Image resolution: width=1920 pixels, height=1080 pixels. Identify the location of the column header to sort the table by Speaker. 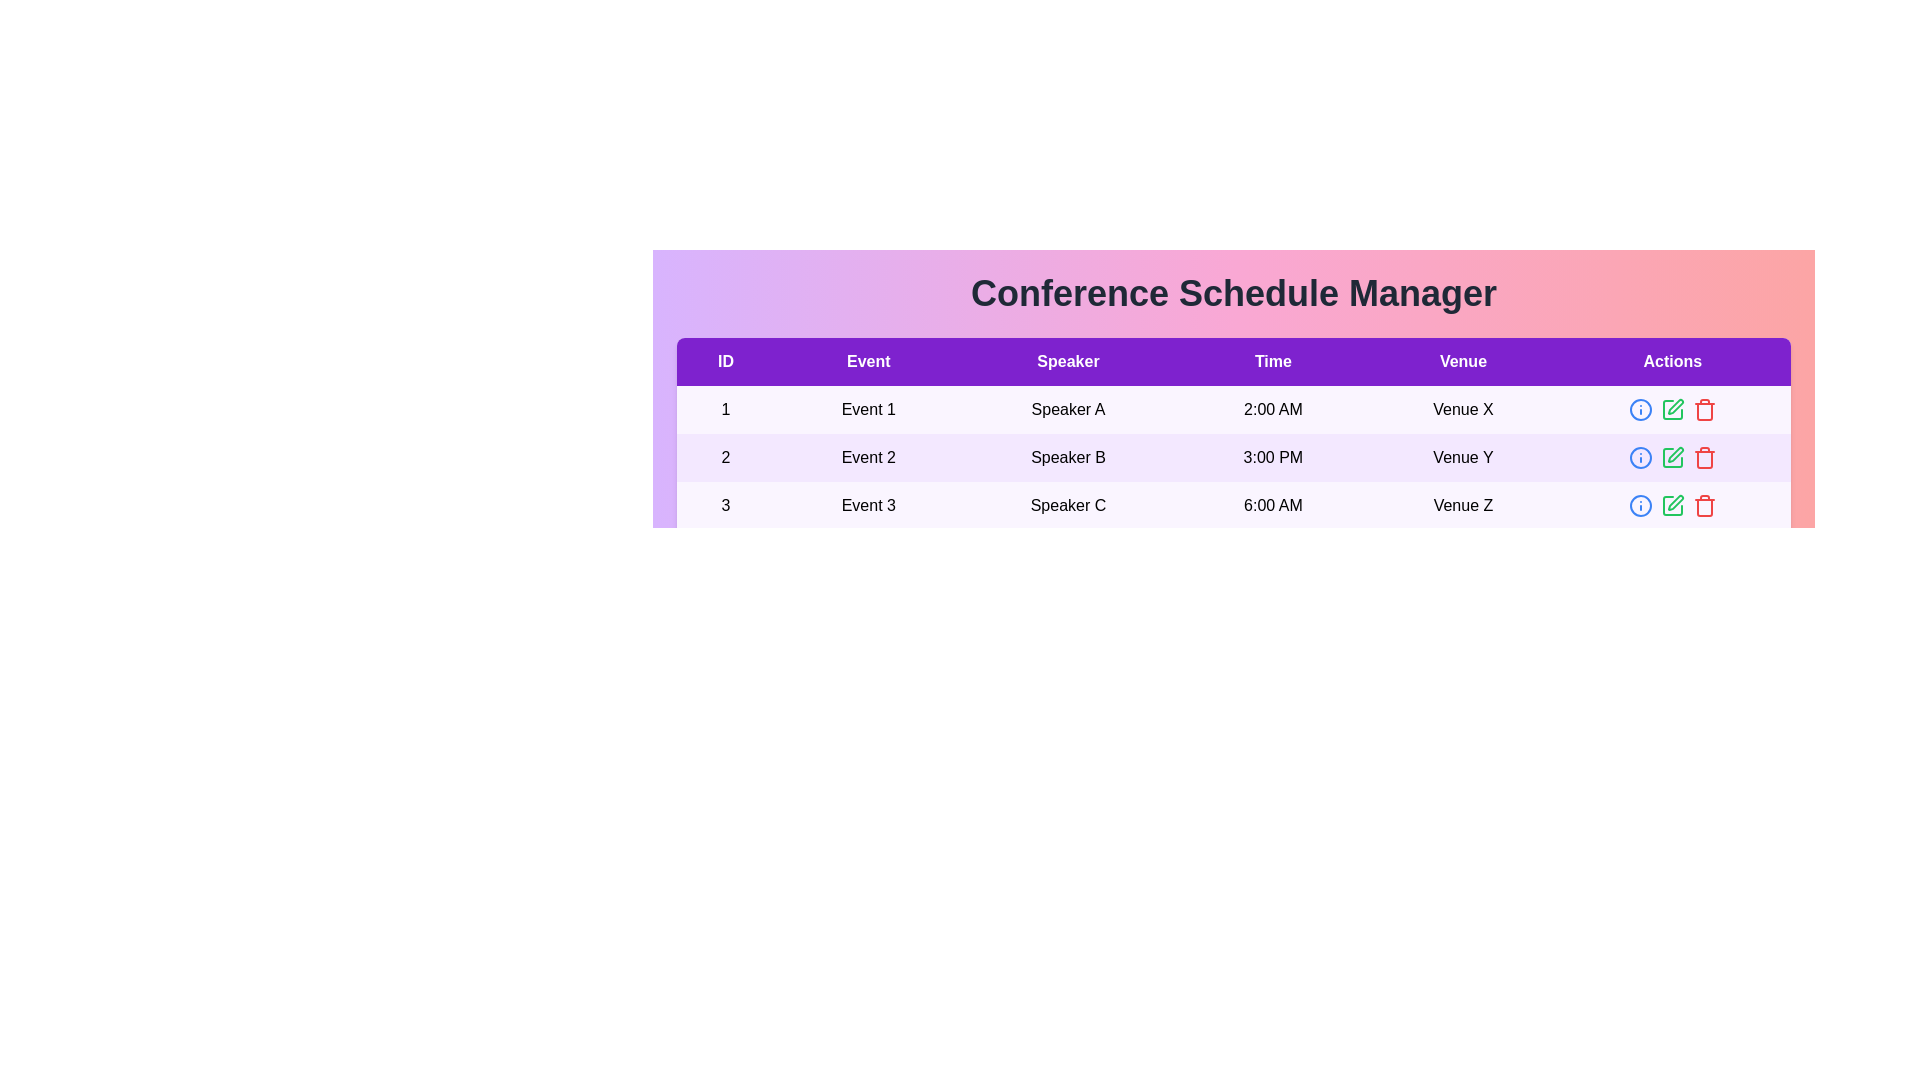
(1067, 362).